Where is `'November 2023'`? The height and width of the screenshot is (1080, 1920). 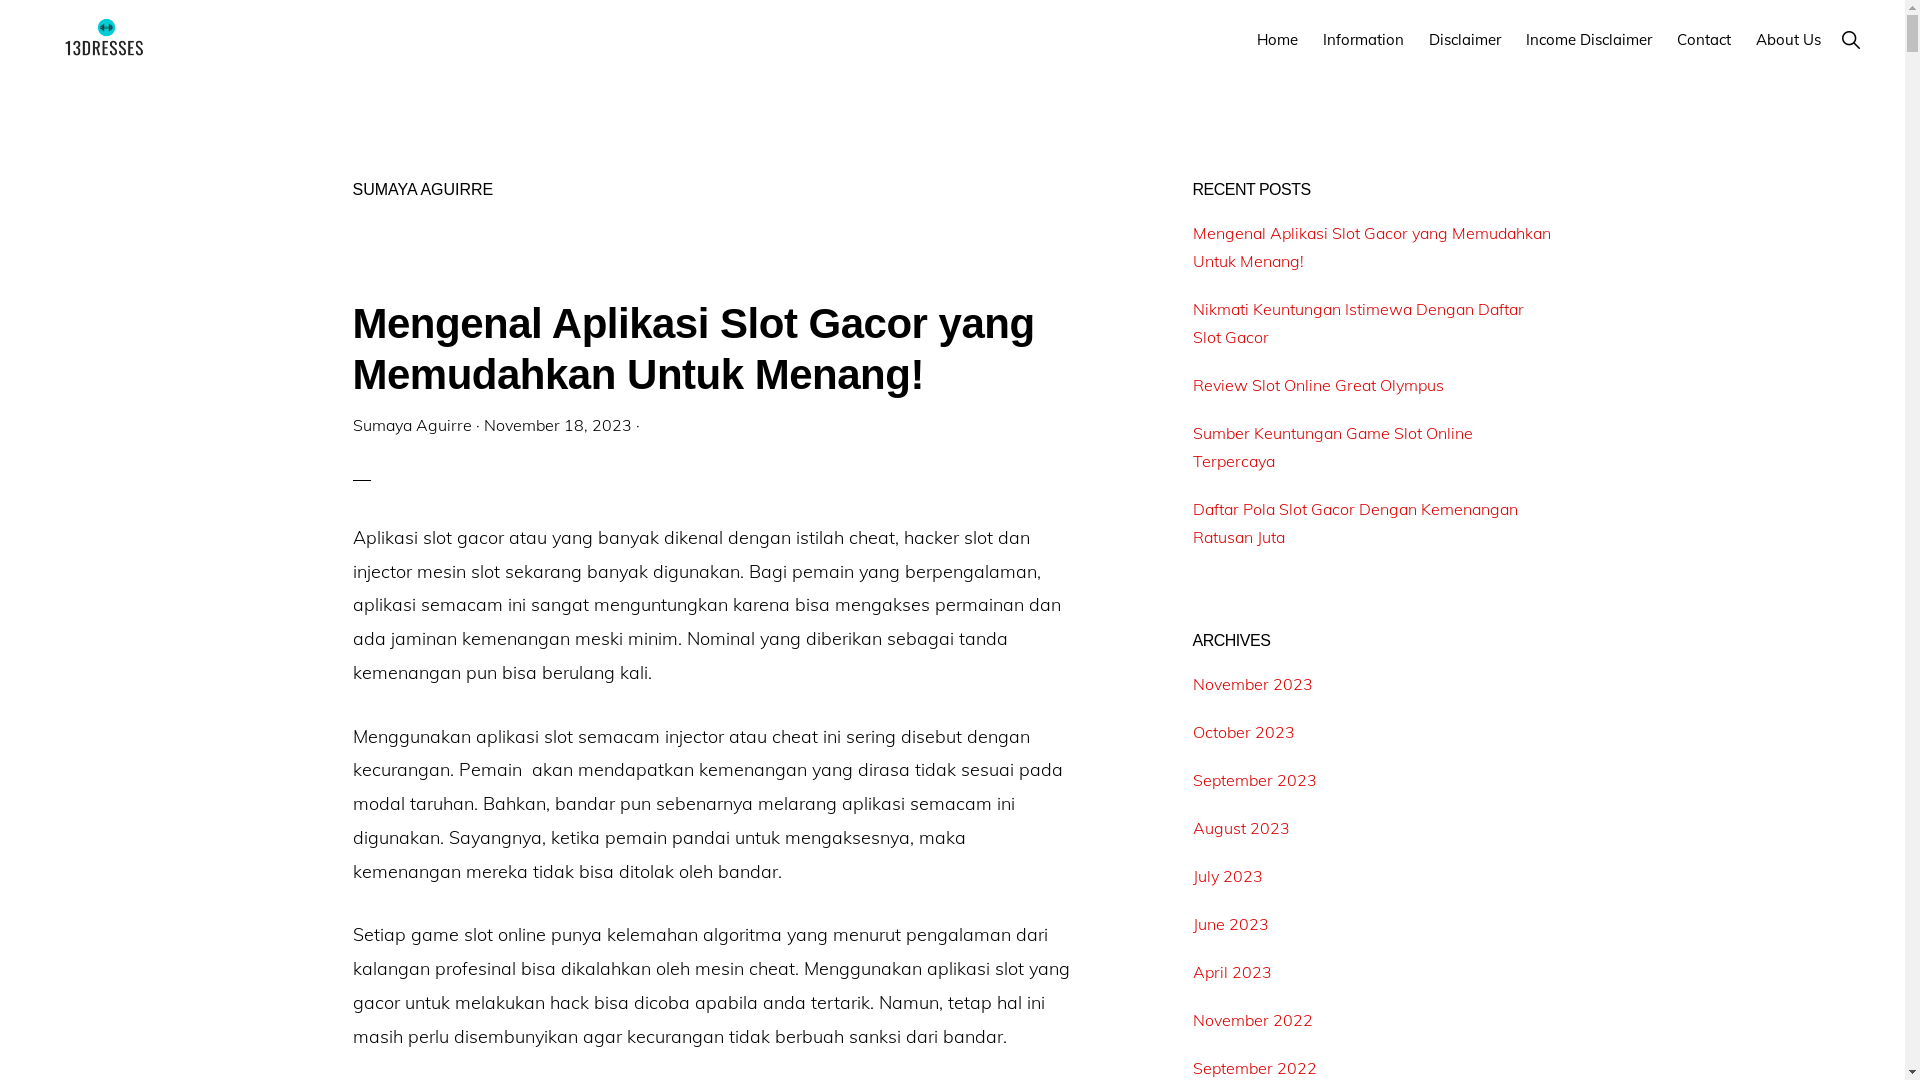 'November 2023' is located at coordinates (1191, 682).